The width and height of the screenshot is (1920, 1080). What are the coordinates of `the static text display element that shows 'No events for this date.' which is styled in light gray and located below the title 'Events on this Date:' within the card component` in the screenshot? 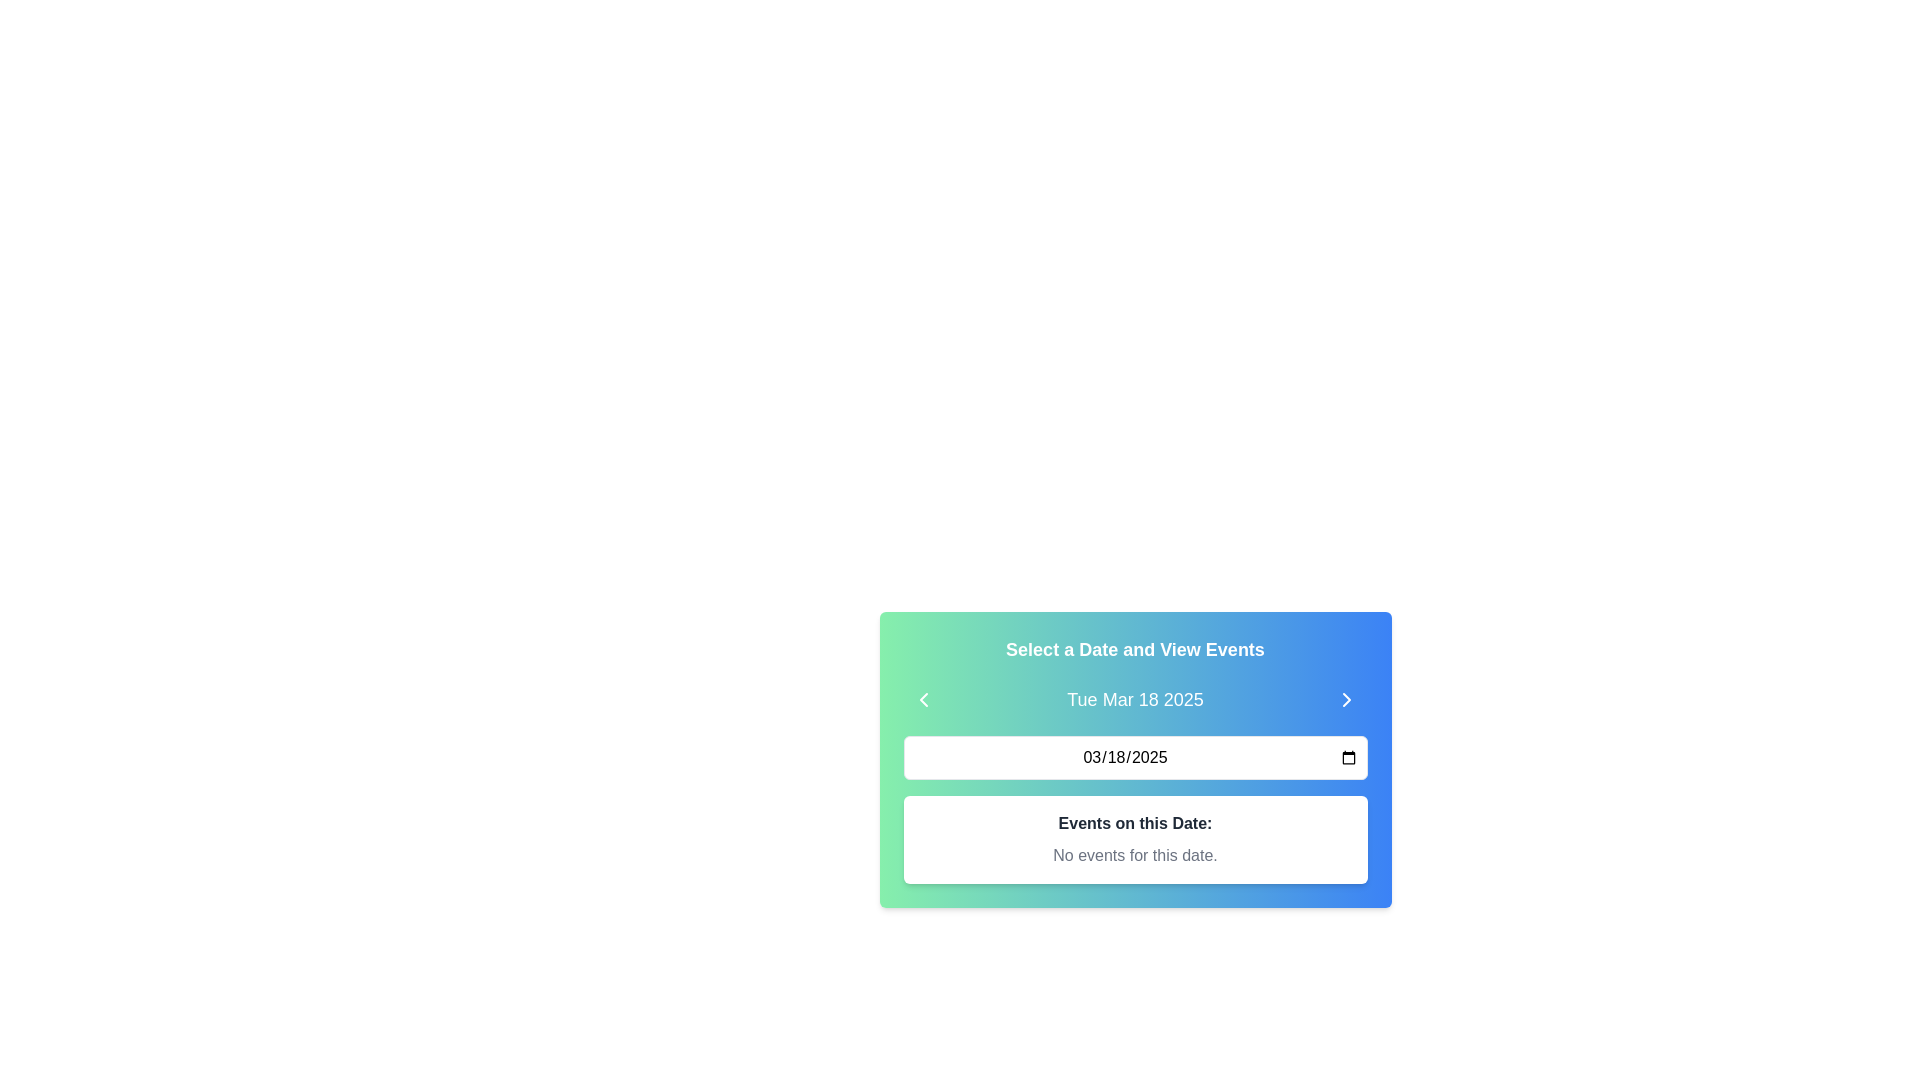 It's located at (1135, 855).